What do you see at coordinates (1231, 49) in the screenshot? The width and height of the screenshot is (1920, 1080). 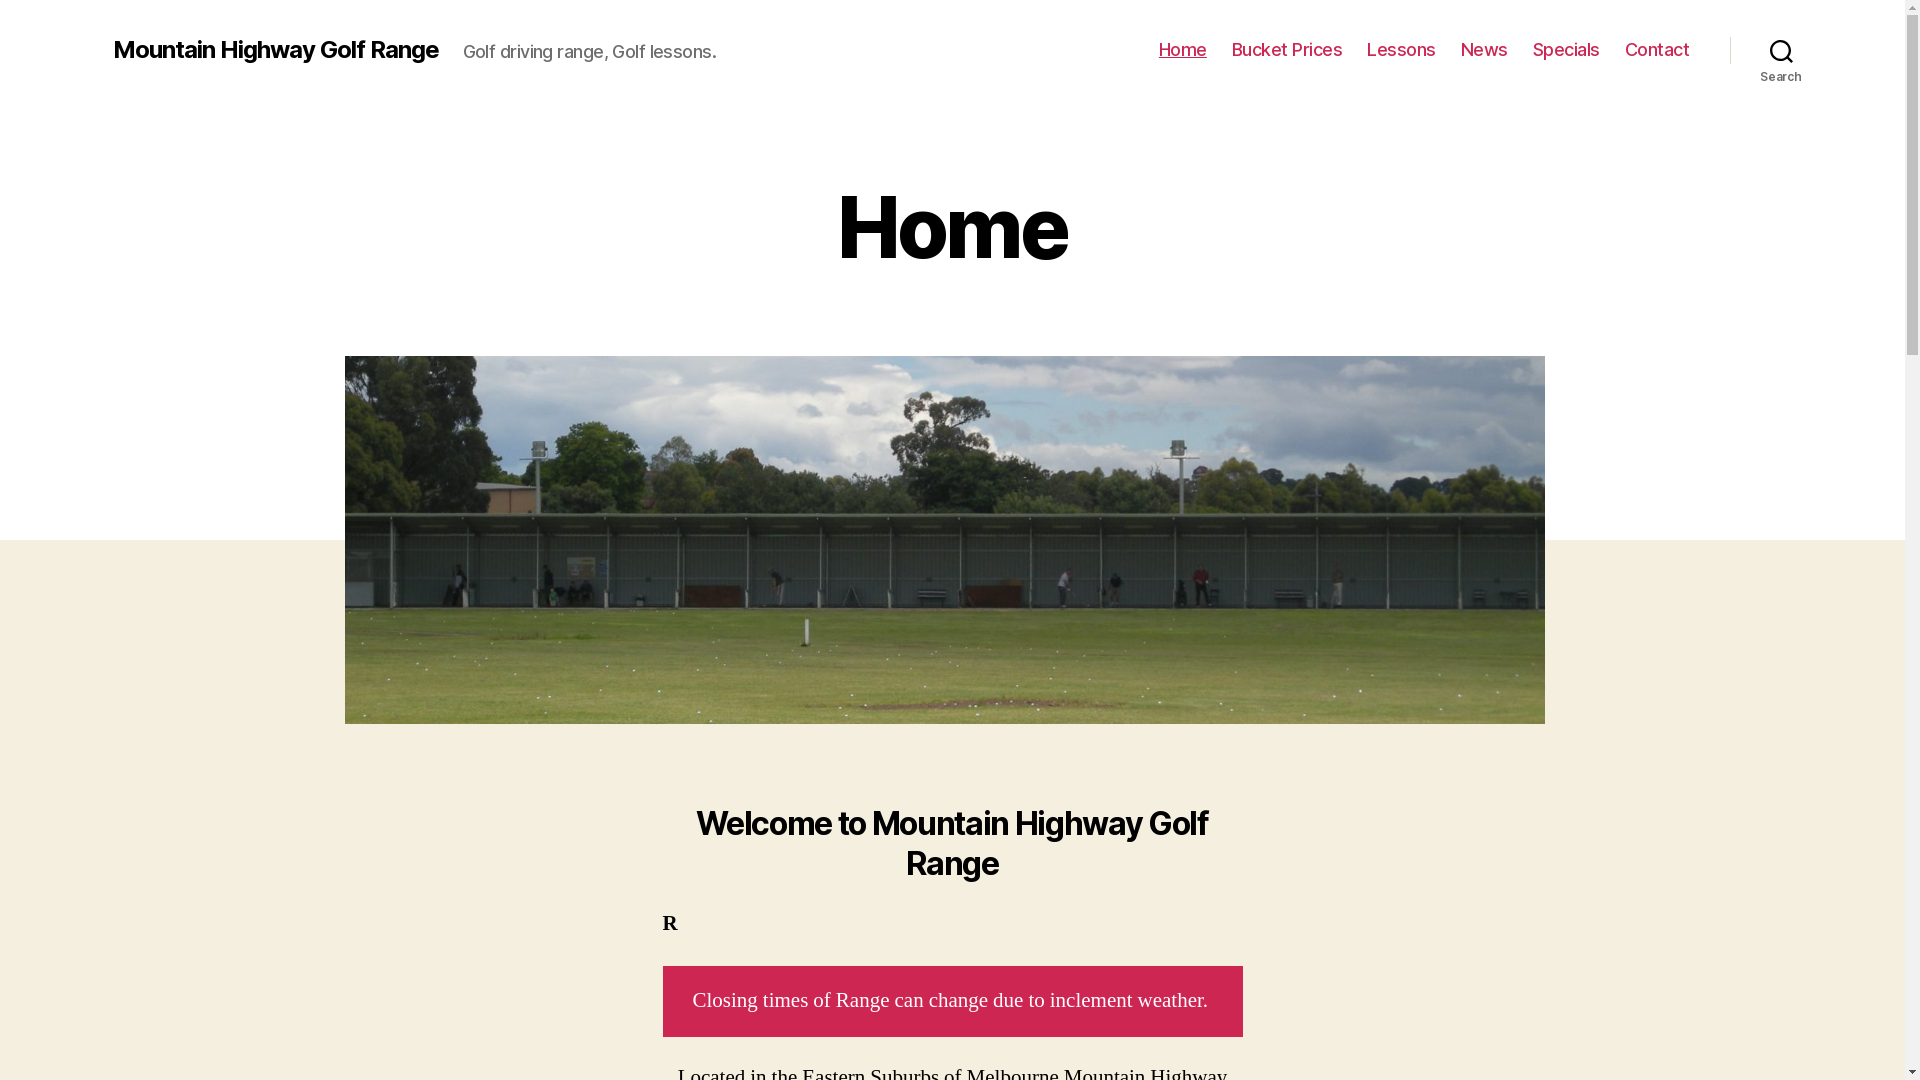 I see `'Bucket Prices'` at bounding box center [1231, 49].